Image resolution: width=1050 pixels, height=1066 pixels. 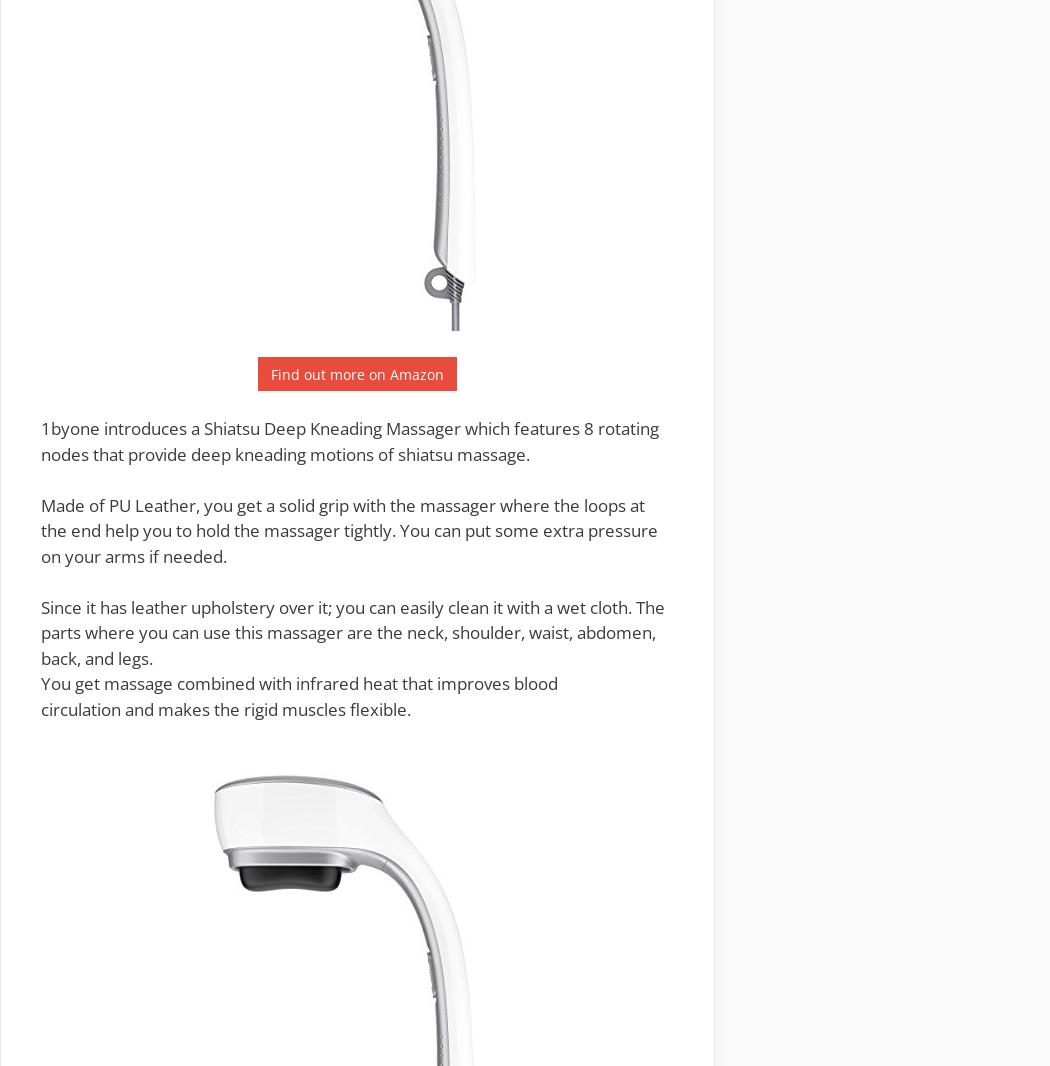 I want to click on 'Since it has leather upholstery over it; you can easily clean it with a wet cloth. The parts where you can use this massager are the neck, shoulder, waist, abdomen, back, and legs.', so click(x=352, y=631).